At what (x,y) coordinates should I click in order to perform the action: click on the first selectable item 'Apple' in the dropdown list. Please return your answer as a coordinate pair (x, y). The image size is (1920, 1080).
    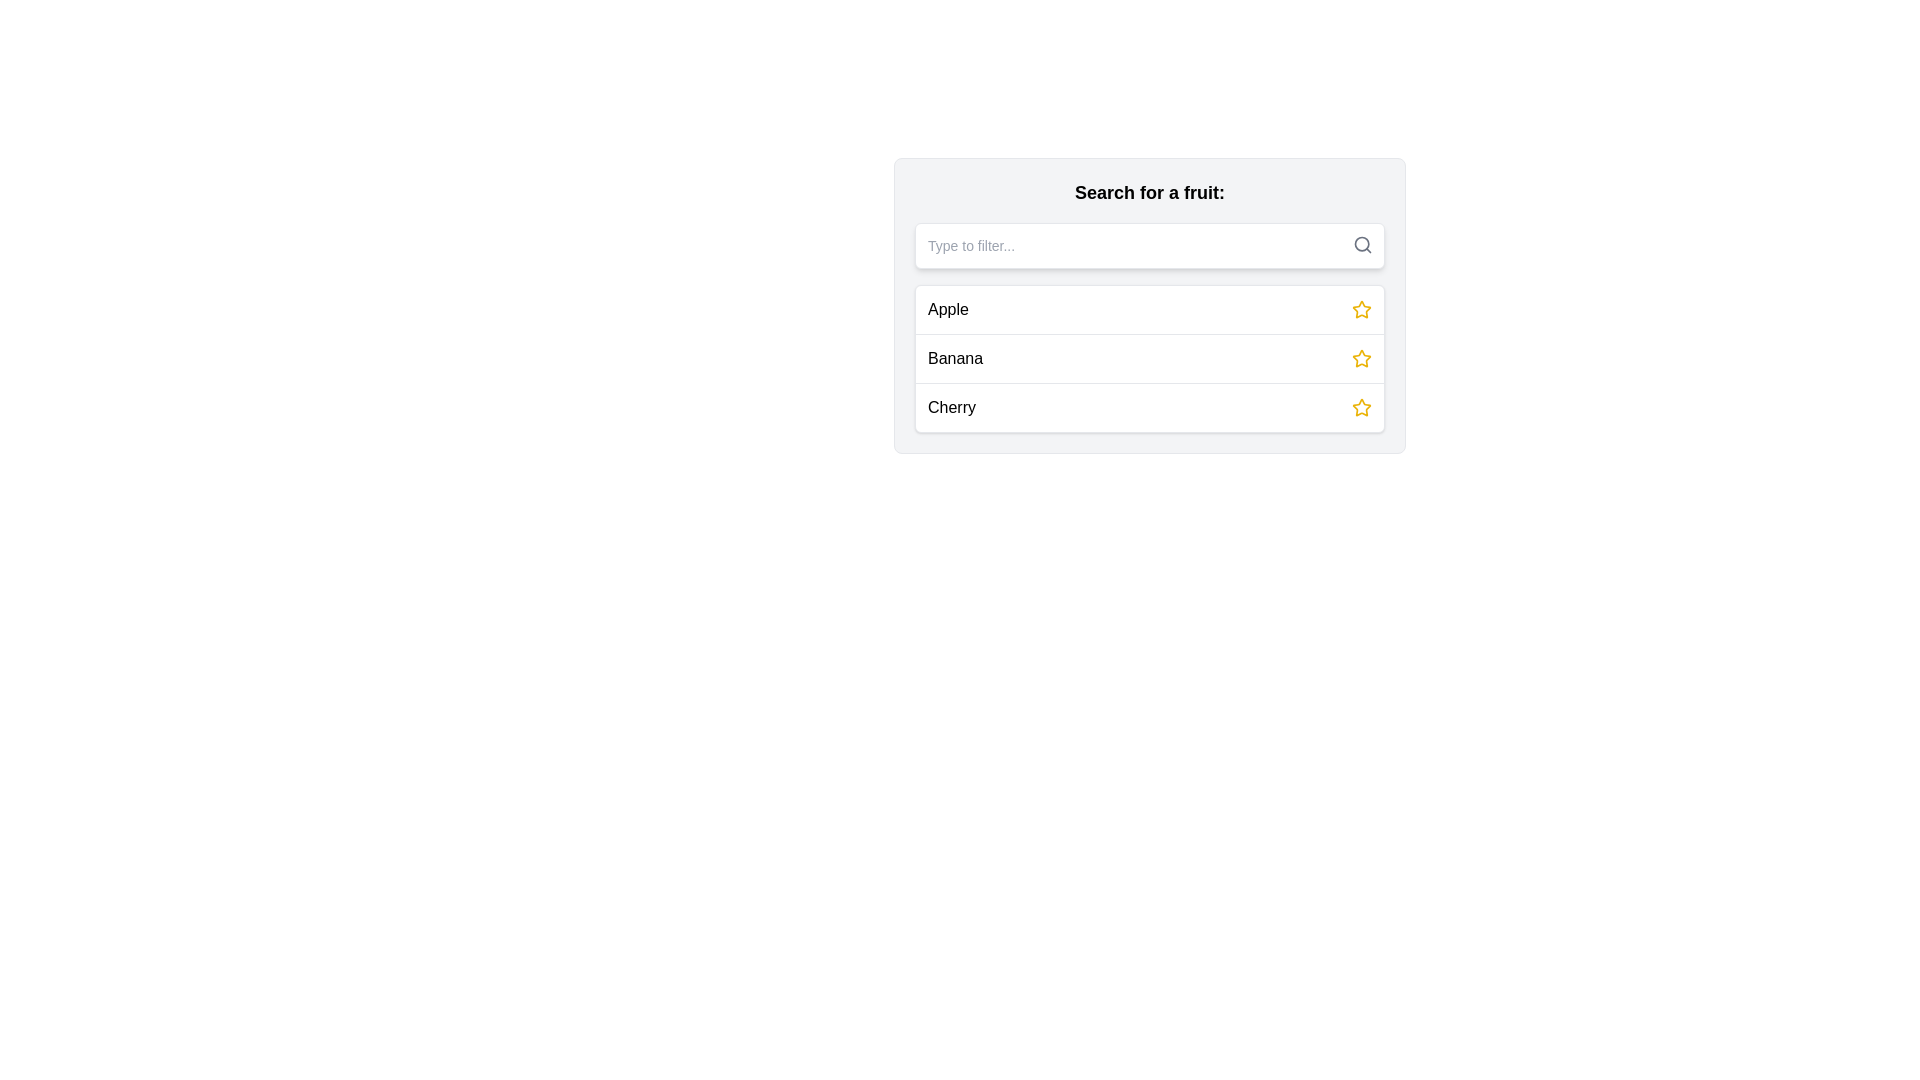
    Looking at the image, I should click on (1150, 305).